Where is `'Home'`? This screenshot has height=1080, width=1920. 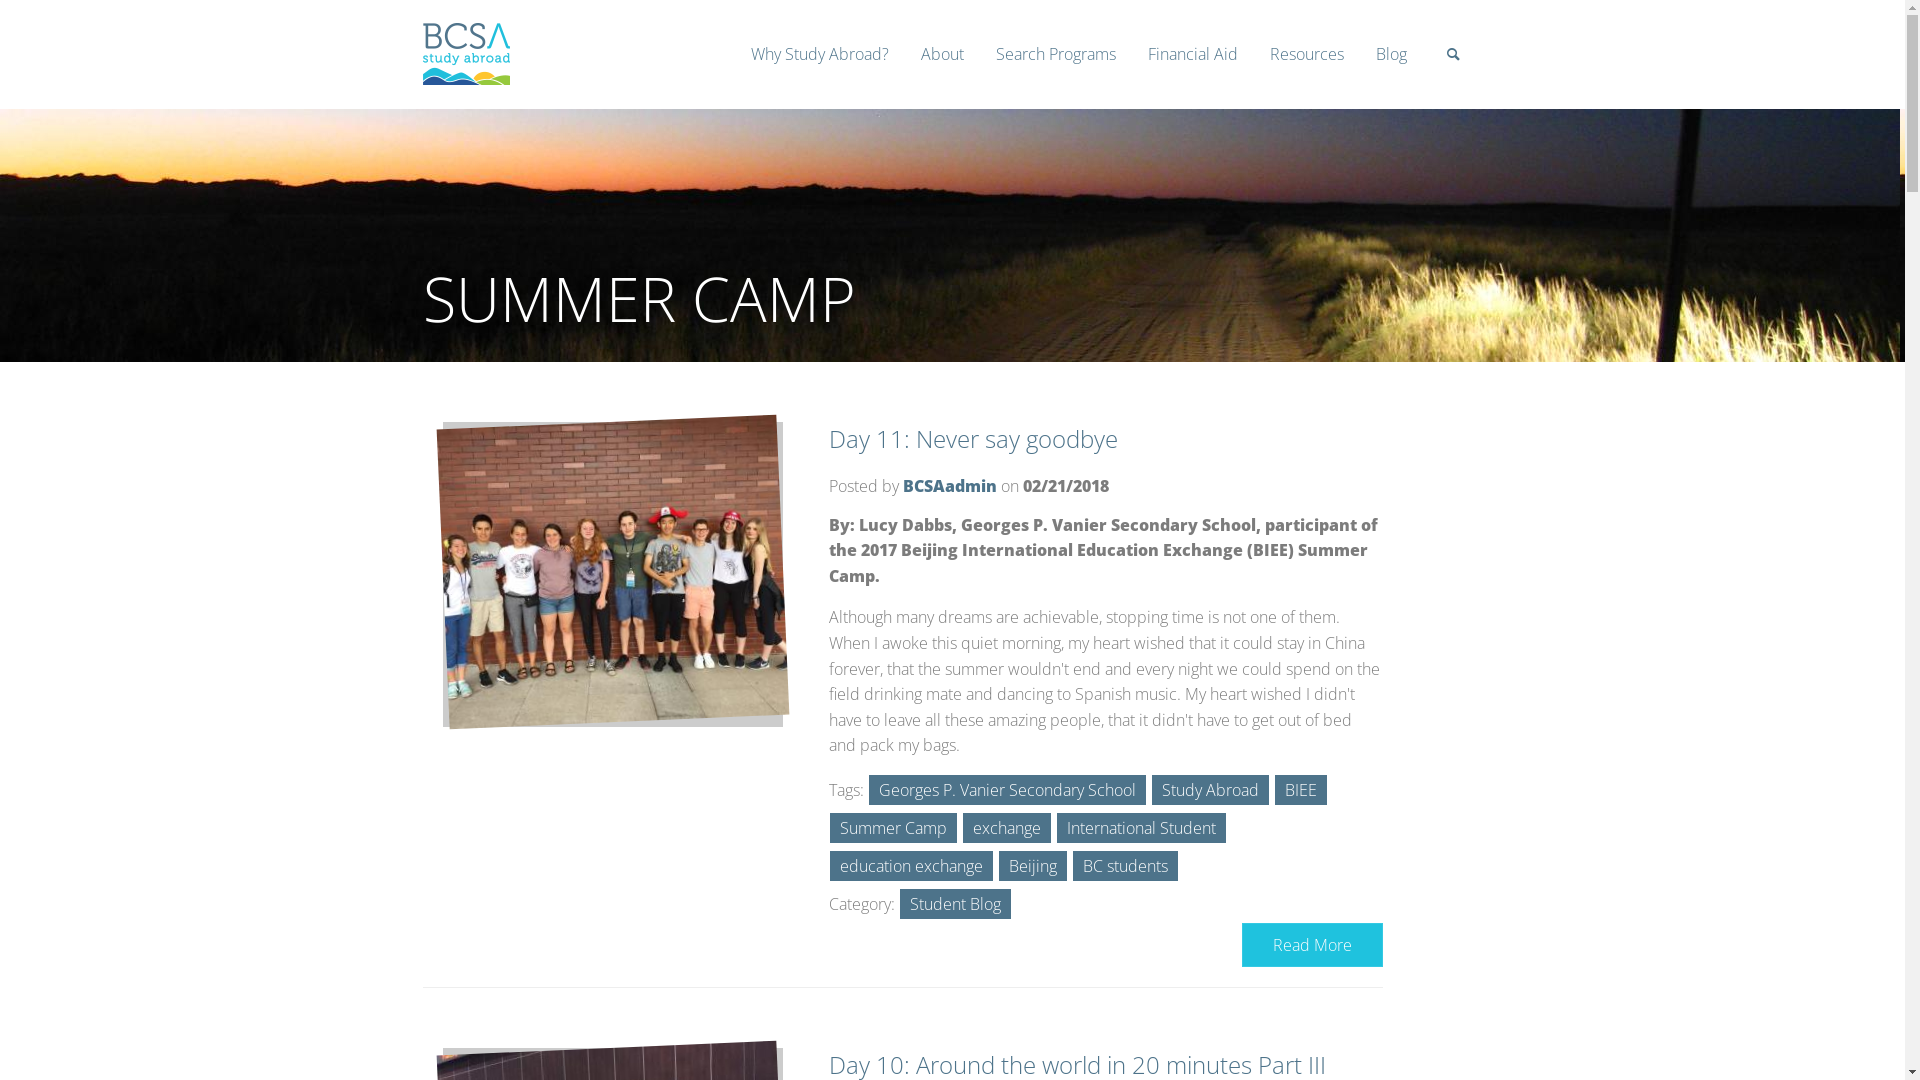 'Home' is located at coordinates (464, 77).